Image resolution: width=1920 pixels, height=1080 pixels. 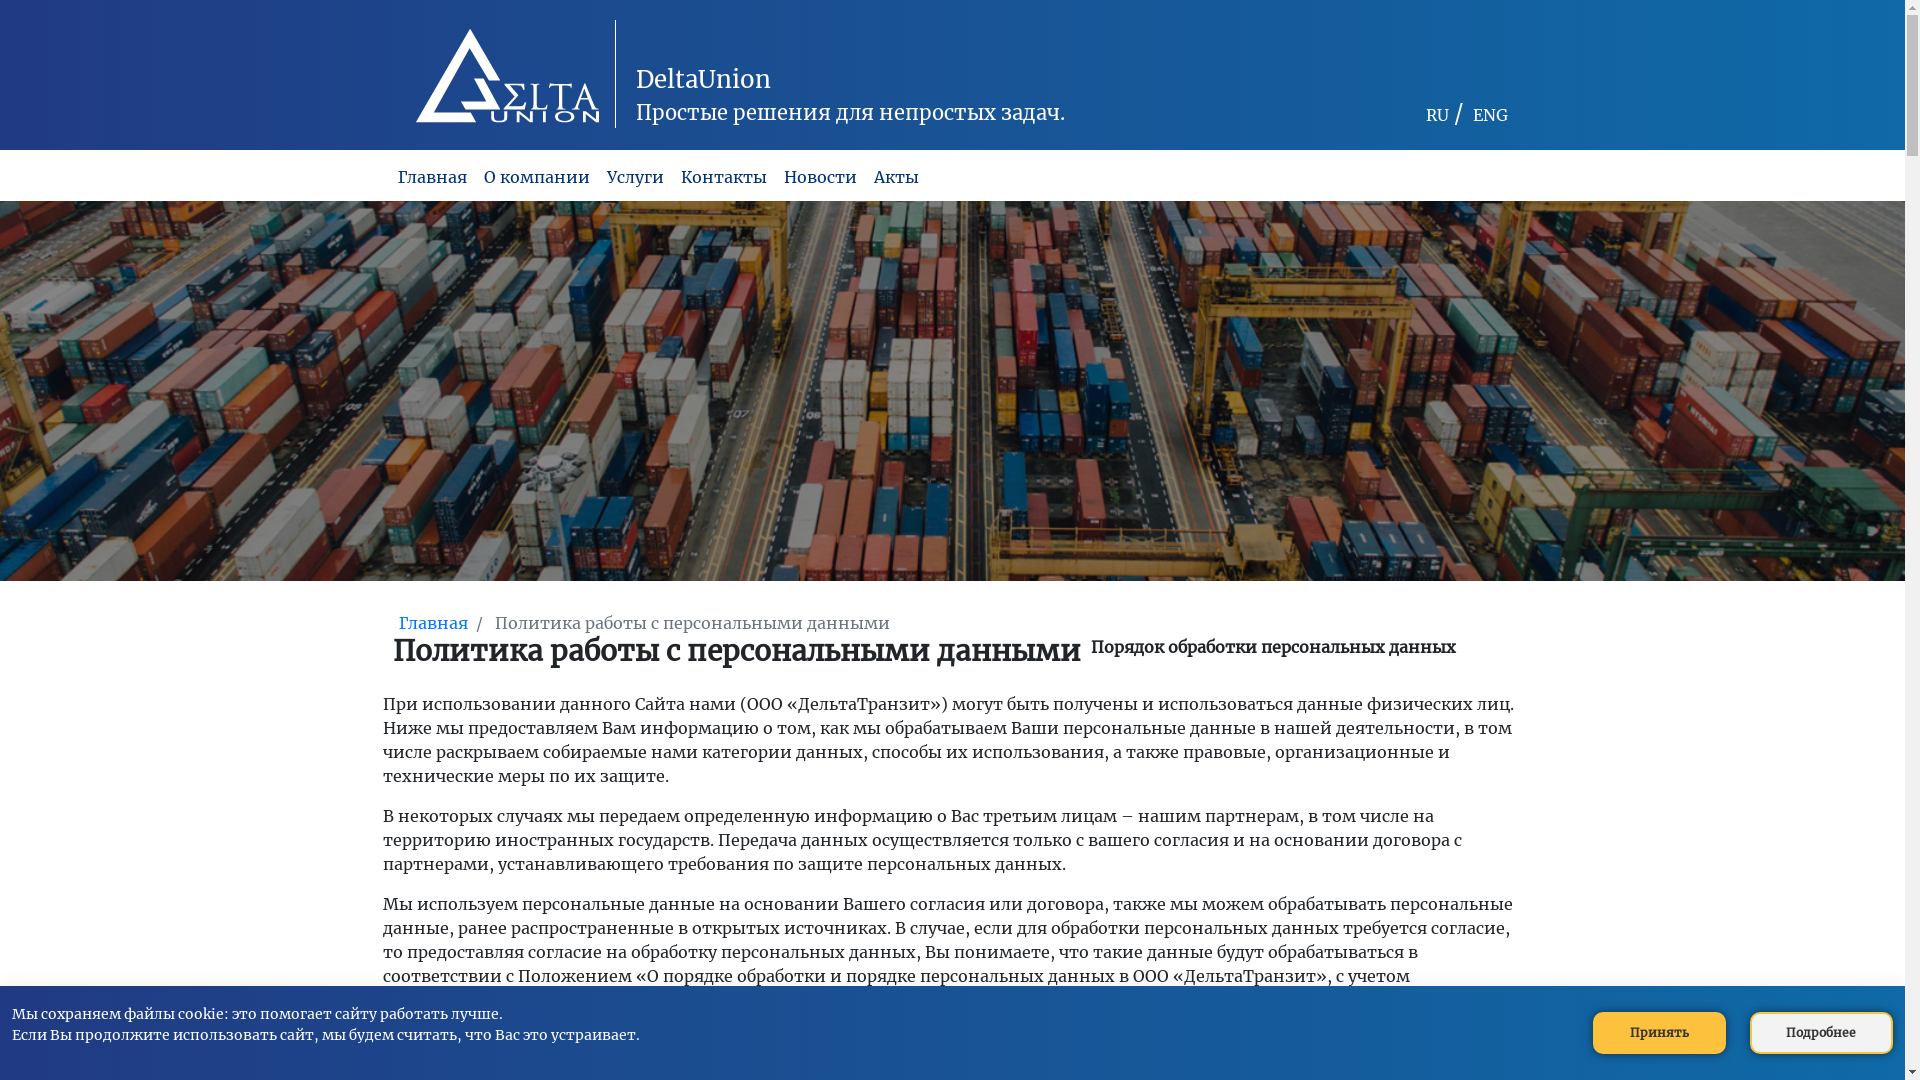 I want to click on 'RU', so click(x=1436, y=115).